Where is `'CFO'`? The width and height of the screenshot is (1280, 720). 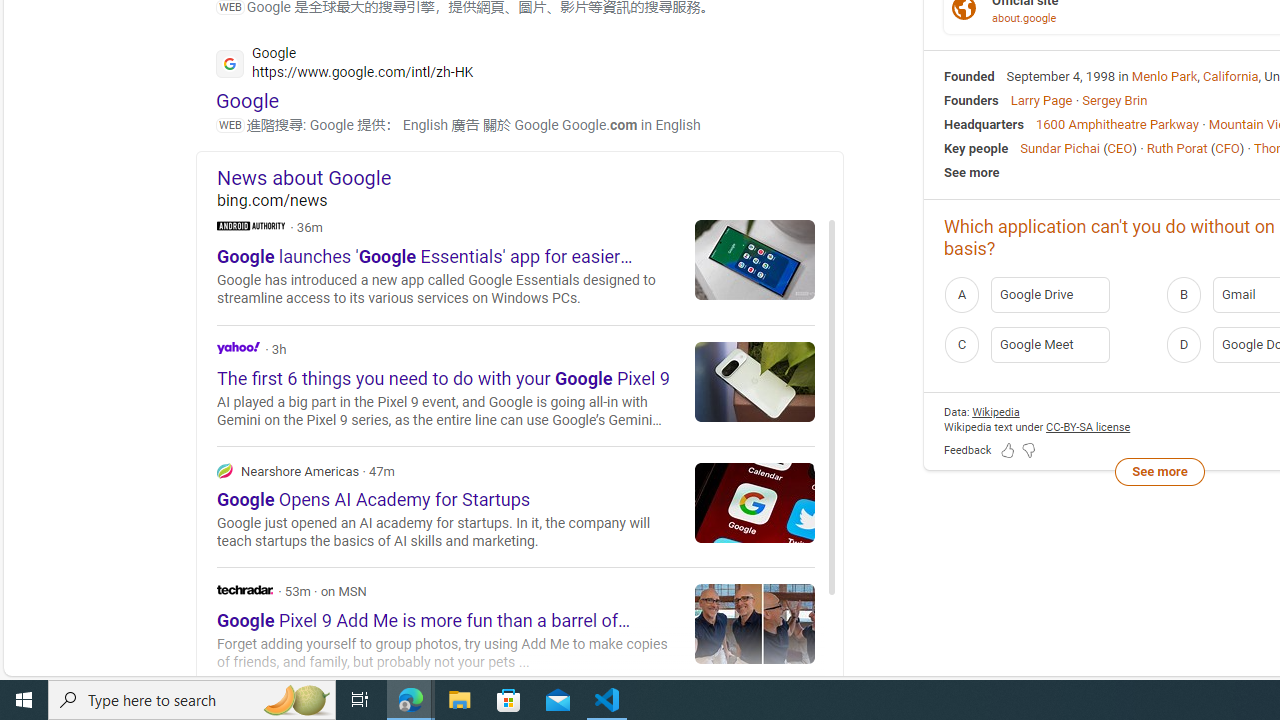
'CFO' is located at coordinates (1226, 146).